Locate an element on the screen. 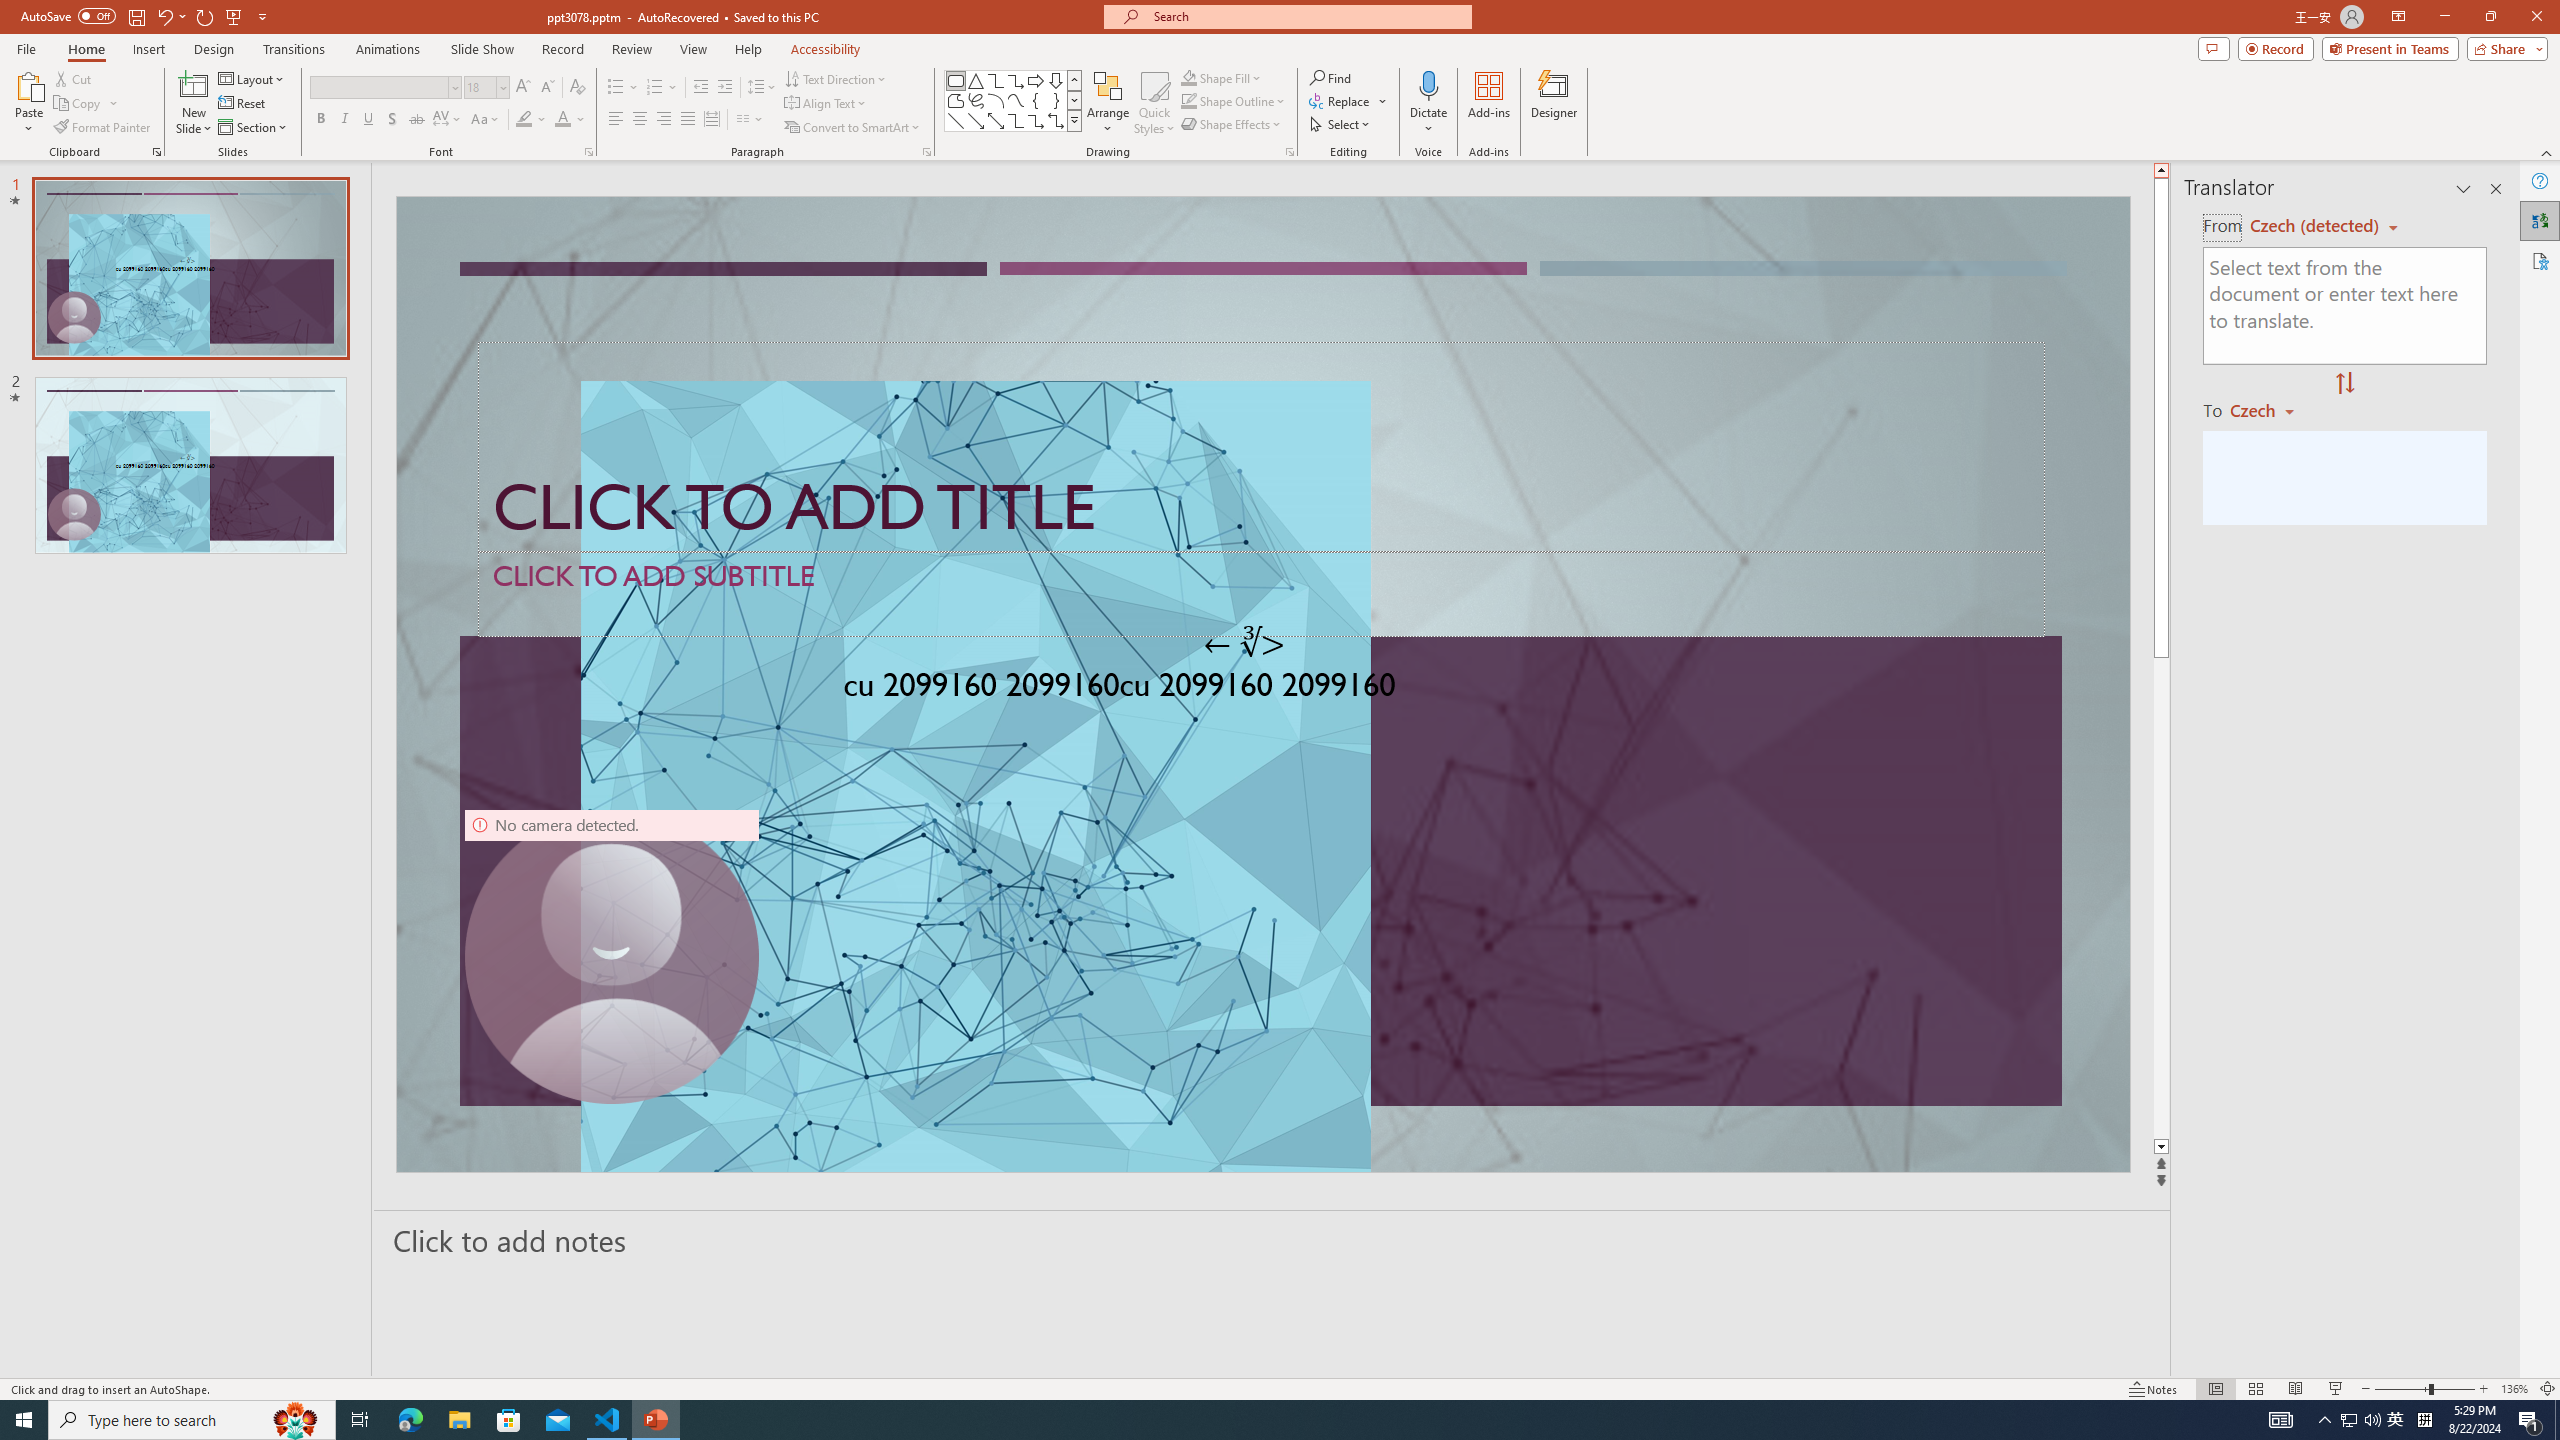 The height and width of the screenshot is (1440, 2560). 'Connector: Elbow Double-Arrow' is located at coordinates (1055, 119).